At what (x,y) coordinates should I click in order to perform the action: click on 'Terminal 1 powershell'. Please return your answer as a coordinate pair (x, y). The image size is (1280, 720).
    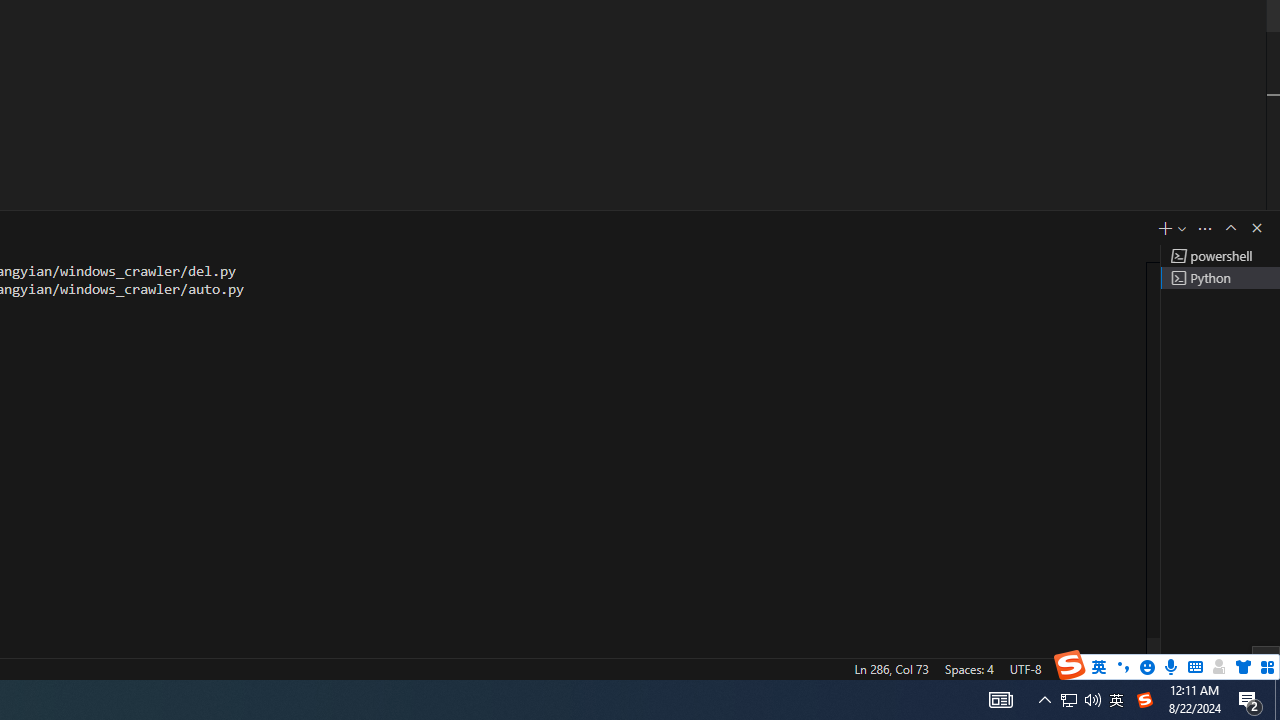
    Looking at the image, I should click on (1219, 254).